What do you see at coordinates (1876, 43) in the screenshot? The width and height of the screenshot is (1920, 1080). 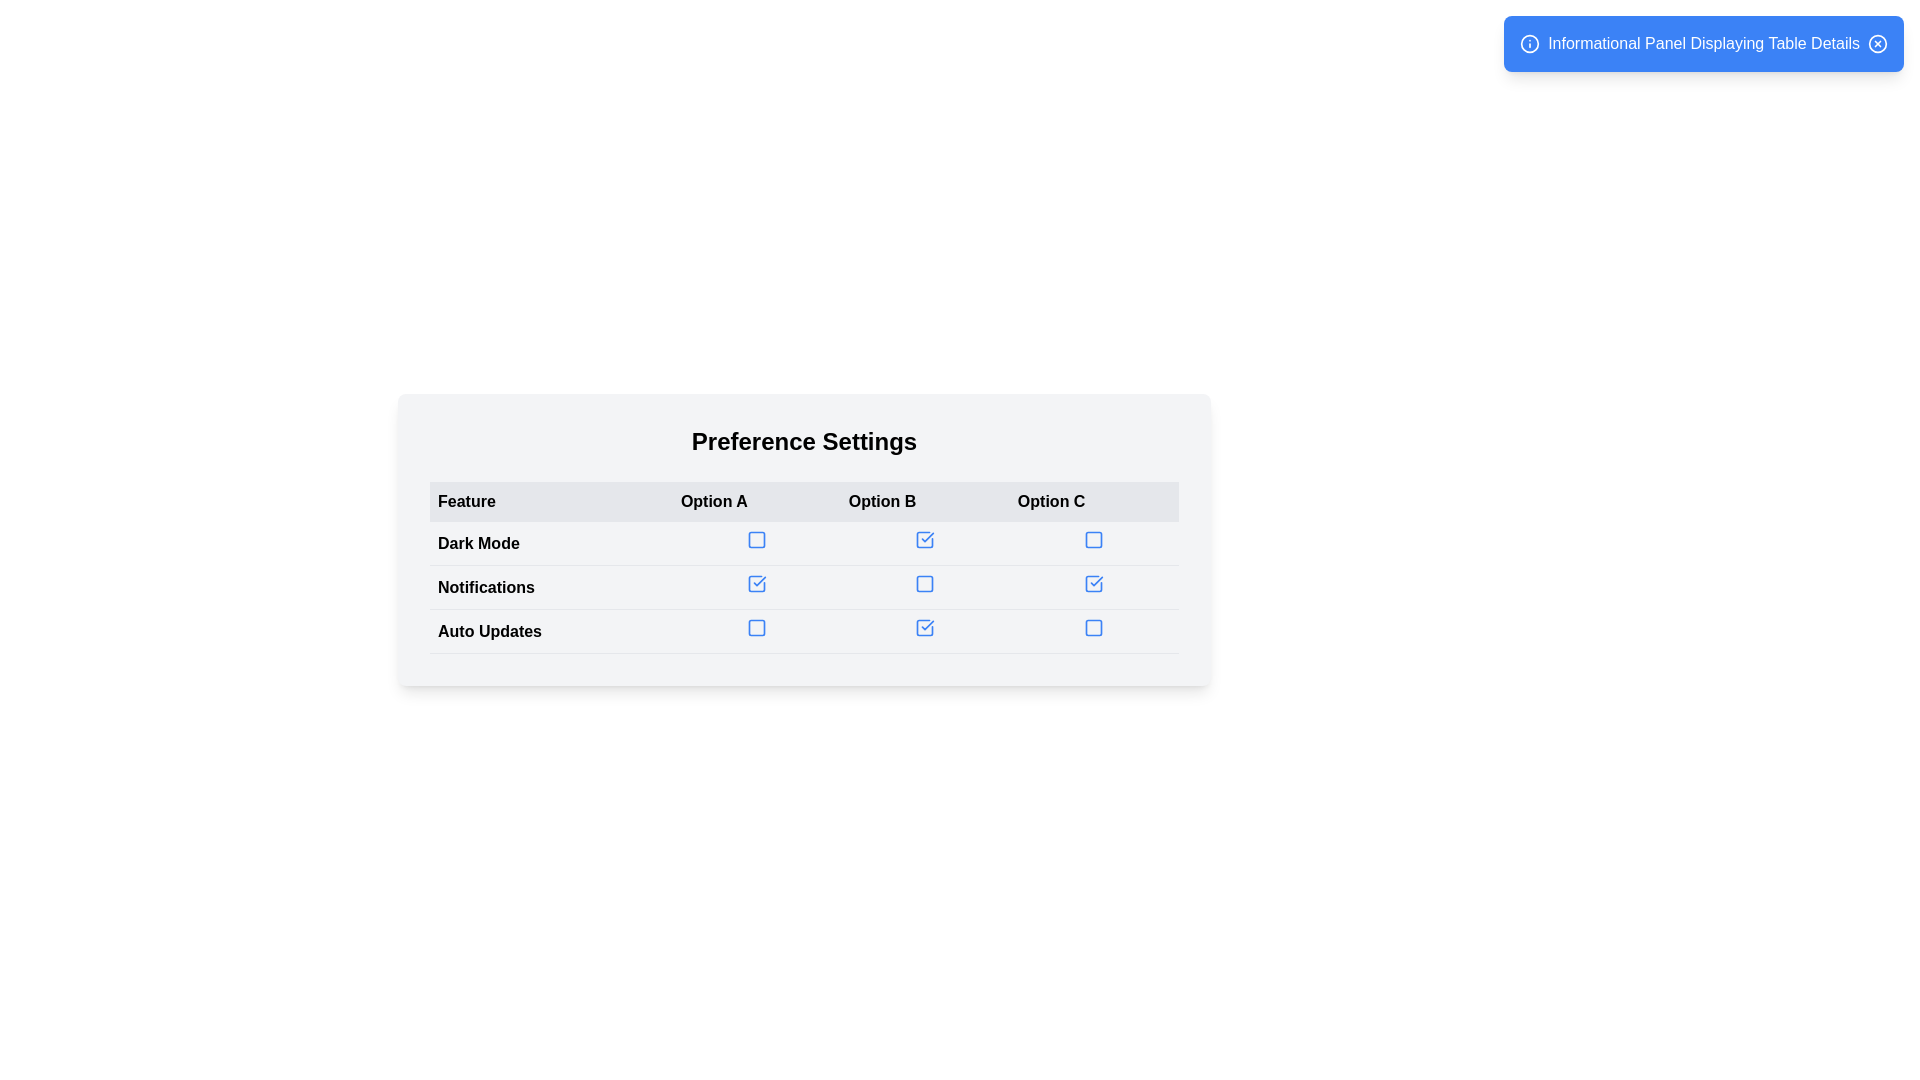 I see `the circular element representing the 'close' icon in the top-right corner of the blue rectangular section labeled 'Informational Panel Displaying Table Details'` at bounding box center [1876, 43].